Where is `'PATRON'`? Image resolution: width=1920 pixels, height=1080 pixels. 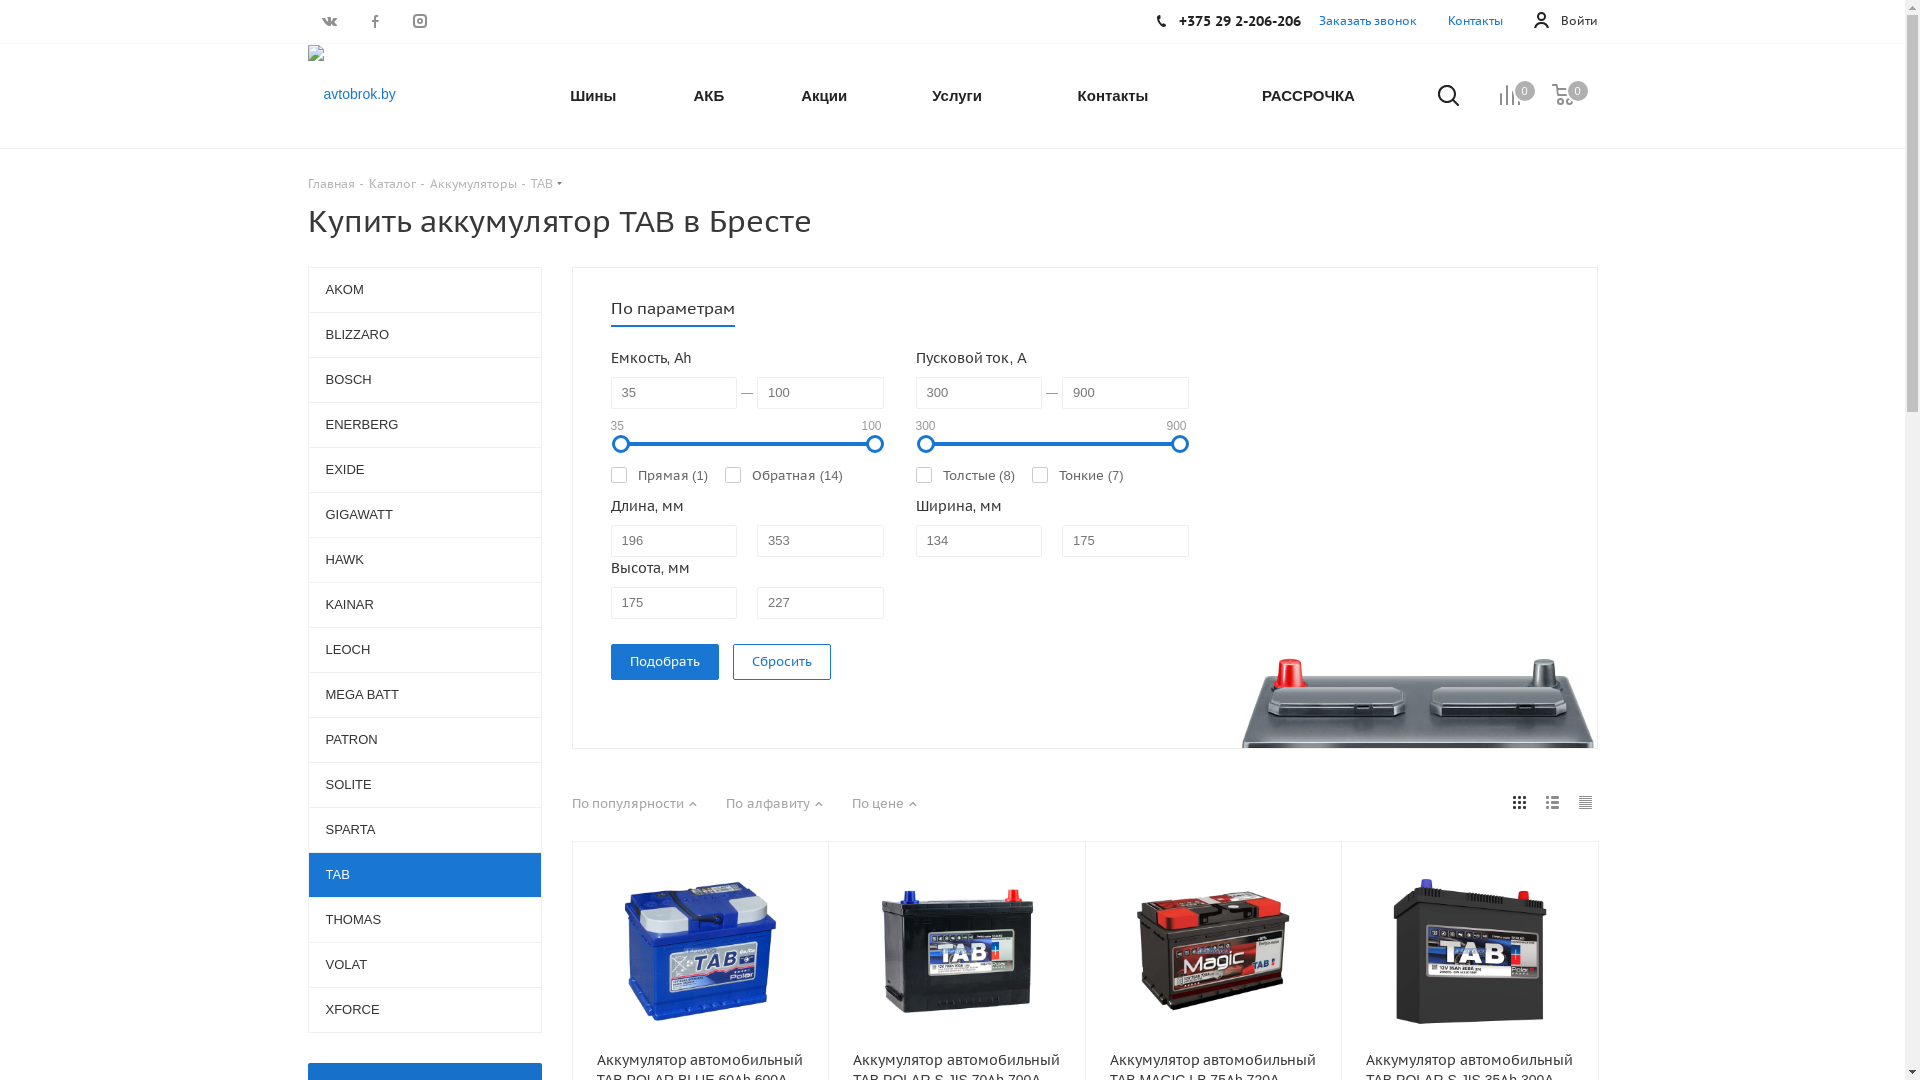 'PATRON' is located at coordinates (424, 739).